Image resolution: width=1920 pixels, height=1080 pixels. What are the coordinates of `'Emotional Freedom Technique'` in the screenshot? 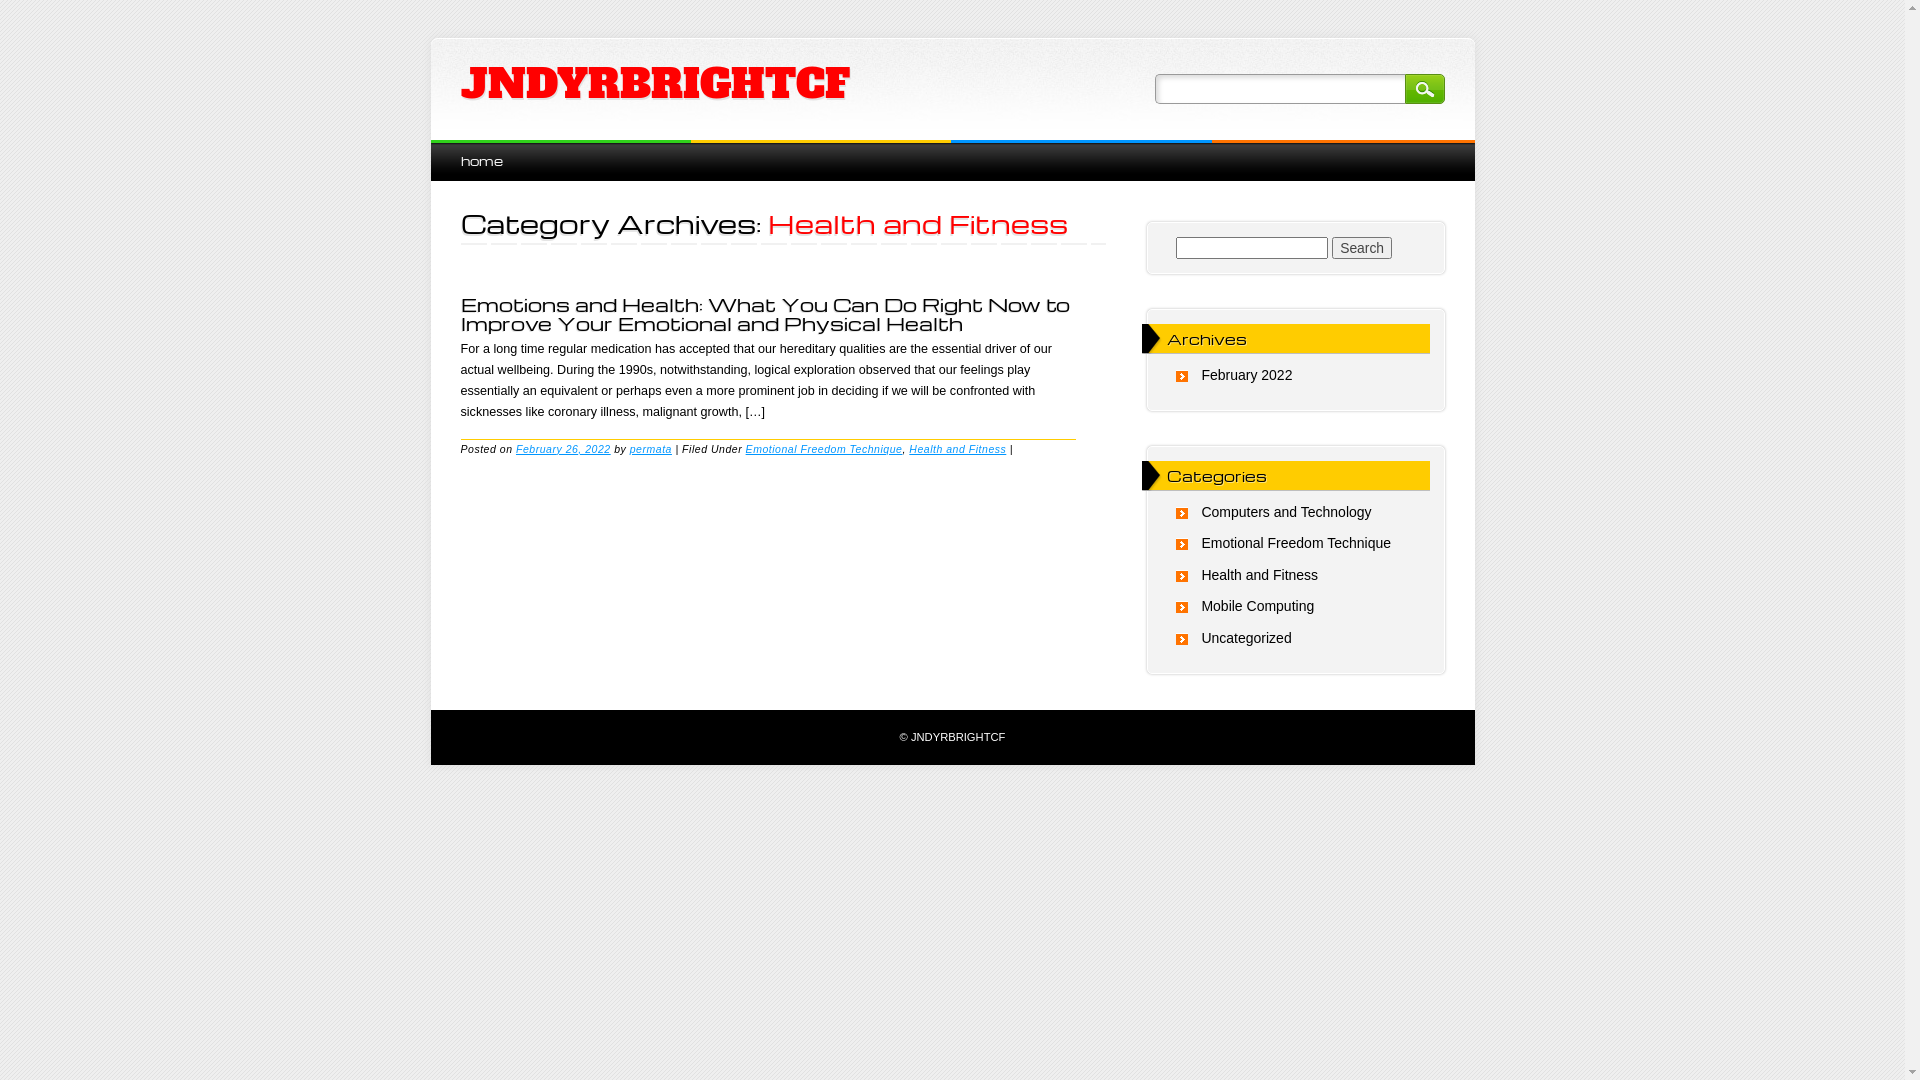 It's located at (1296, 543).